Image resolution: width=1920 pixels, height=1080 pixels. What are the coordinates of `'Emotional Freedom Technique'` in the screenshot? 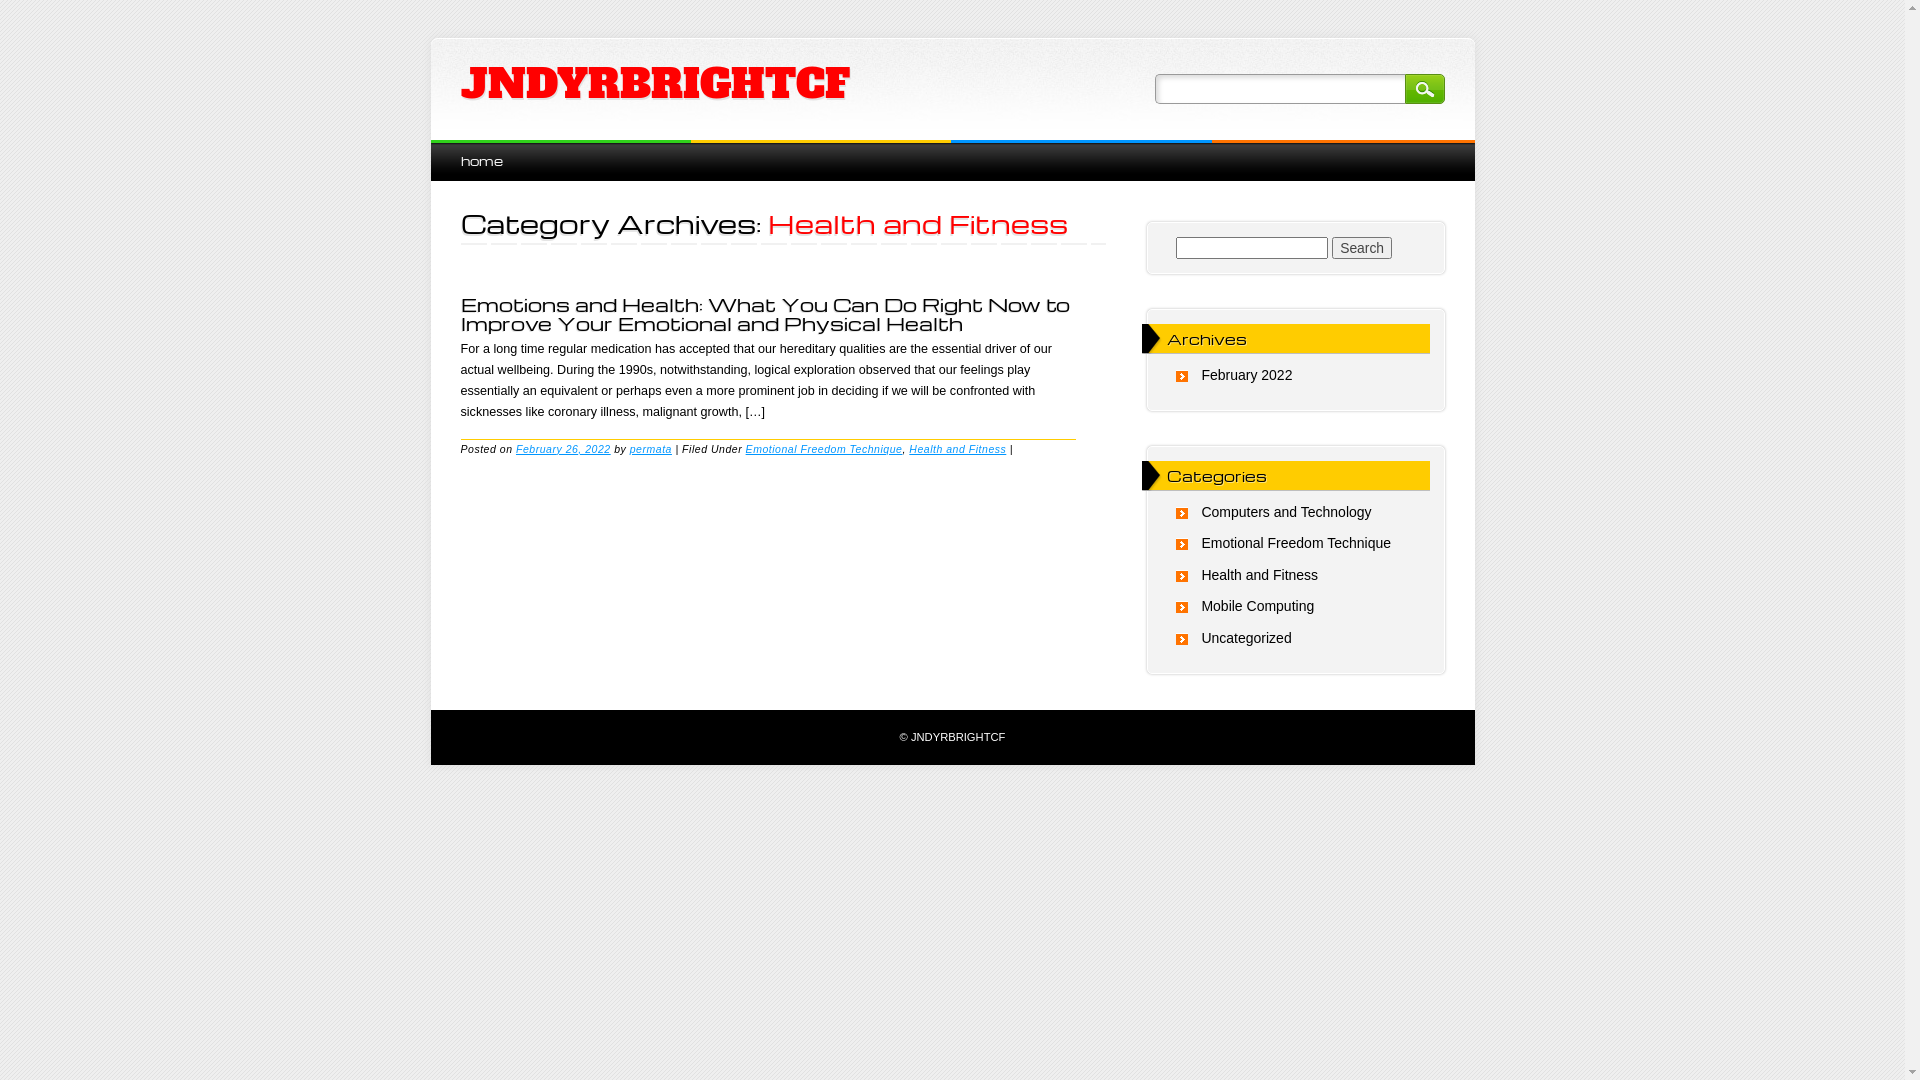 It's located at (1296, 543).